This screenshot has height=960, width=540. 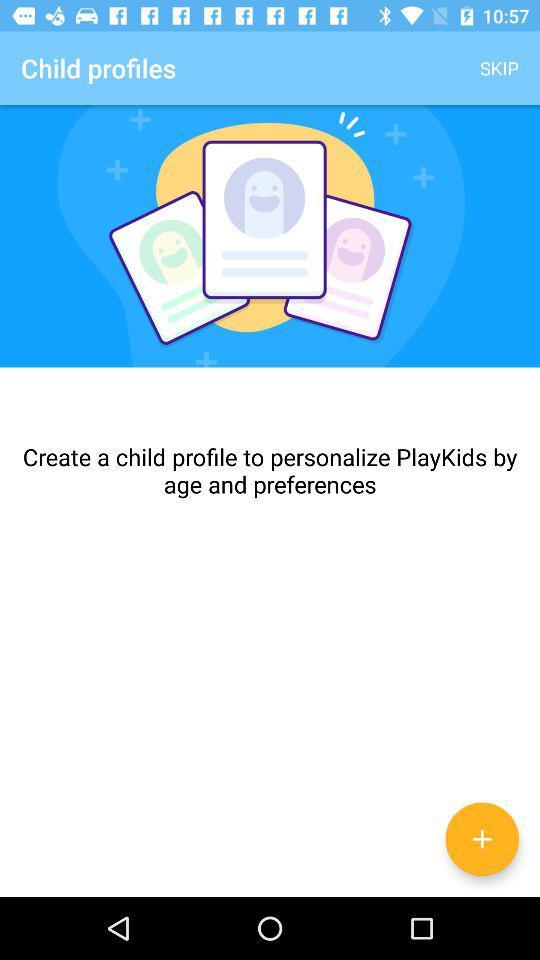 What do you see at coordinates (498, 68) in the screenshot?
I see `app to the right of child profiles app` at bounding box center [498, 68].